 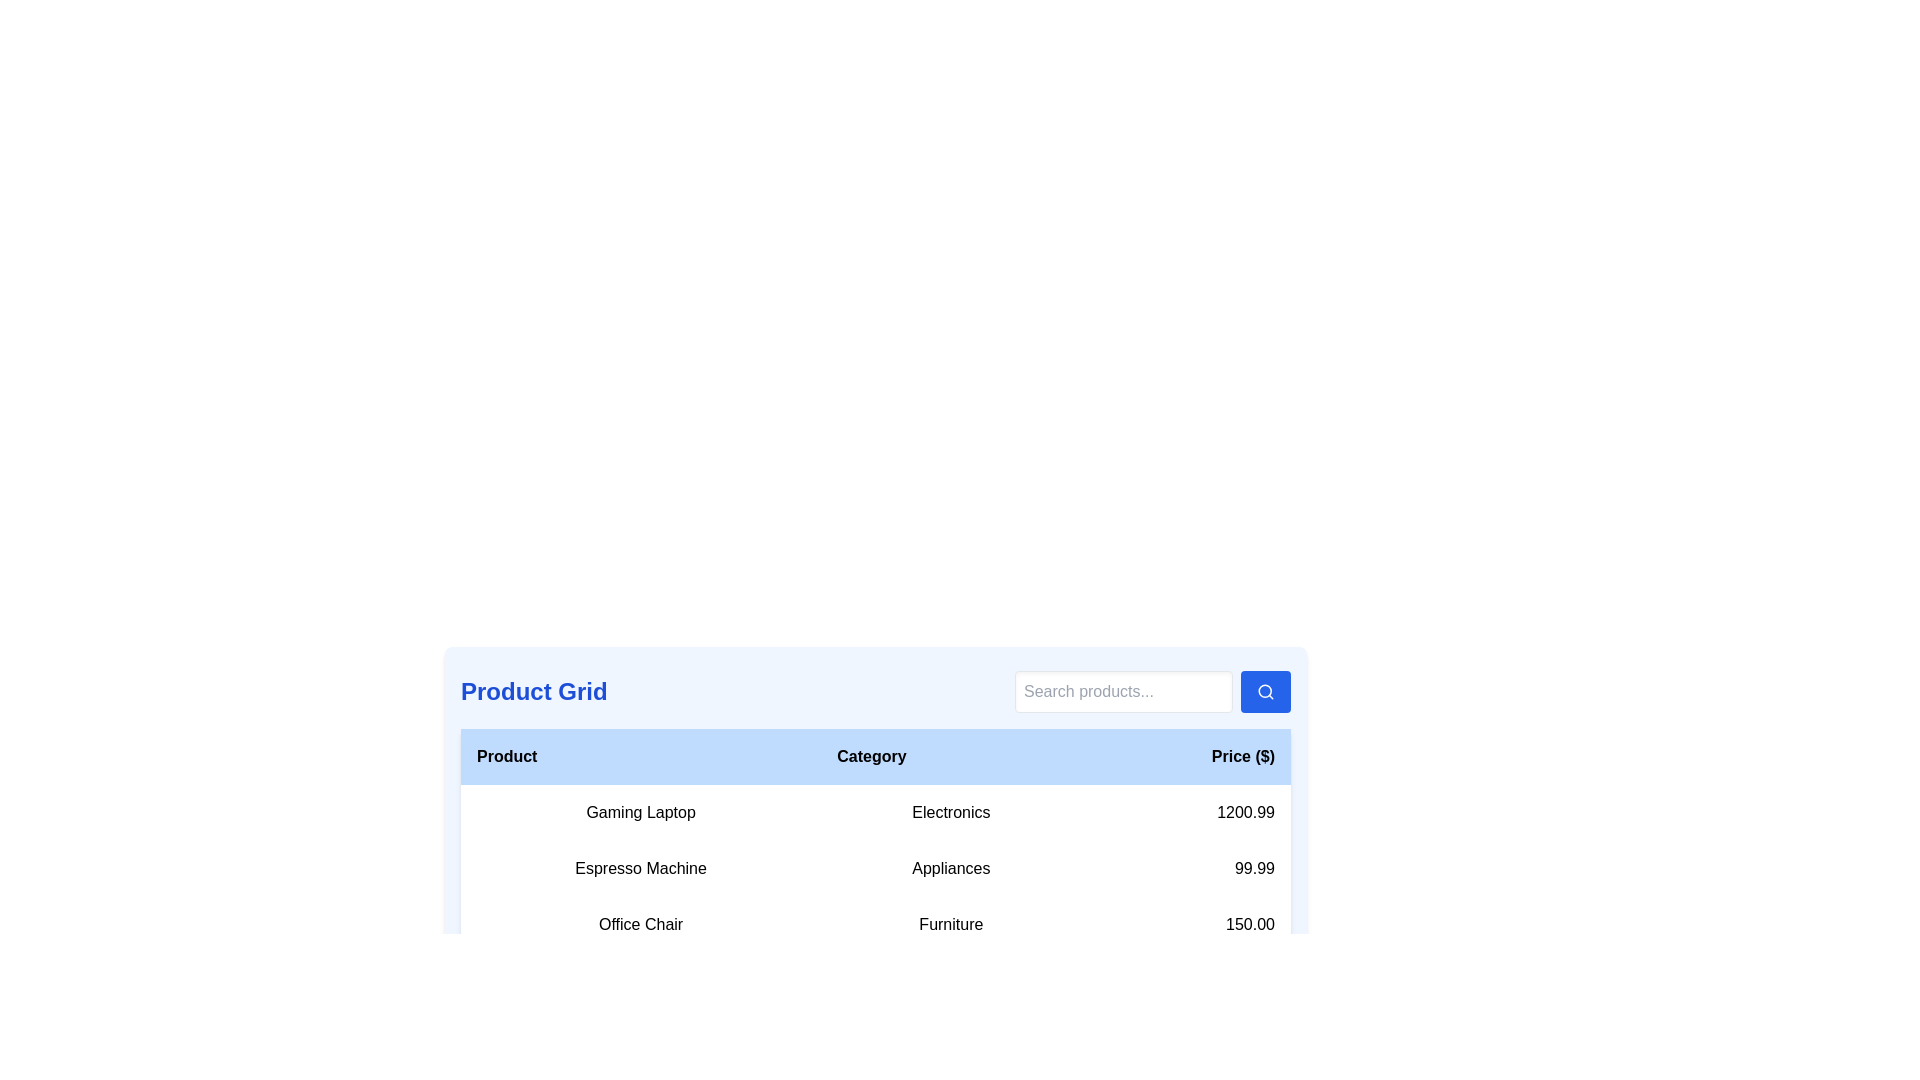 I want to click on the text label that serves as a header for the product grid, located at the far-left side of the top row among sibling elements, so click(x=534, y=690).